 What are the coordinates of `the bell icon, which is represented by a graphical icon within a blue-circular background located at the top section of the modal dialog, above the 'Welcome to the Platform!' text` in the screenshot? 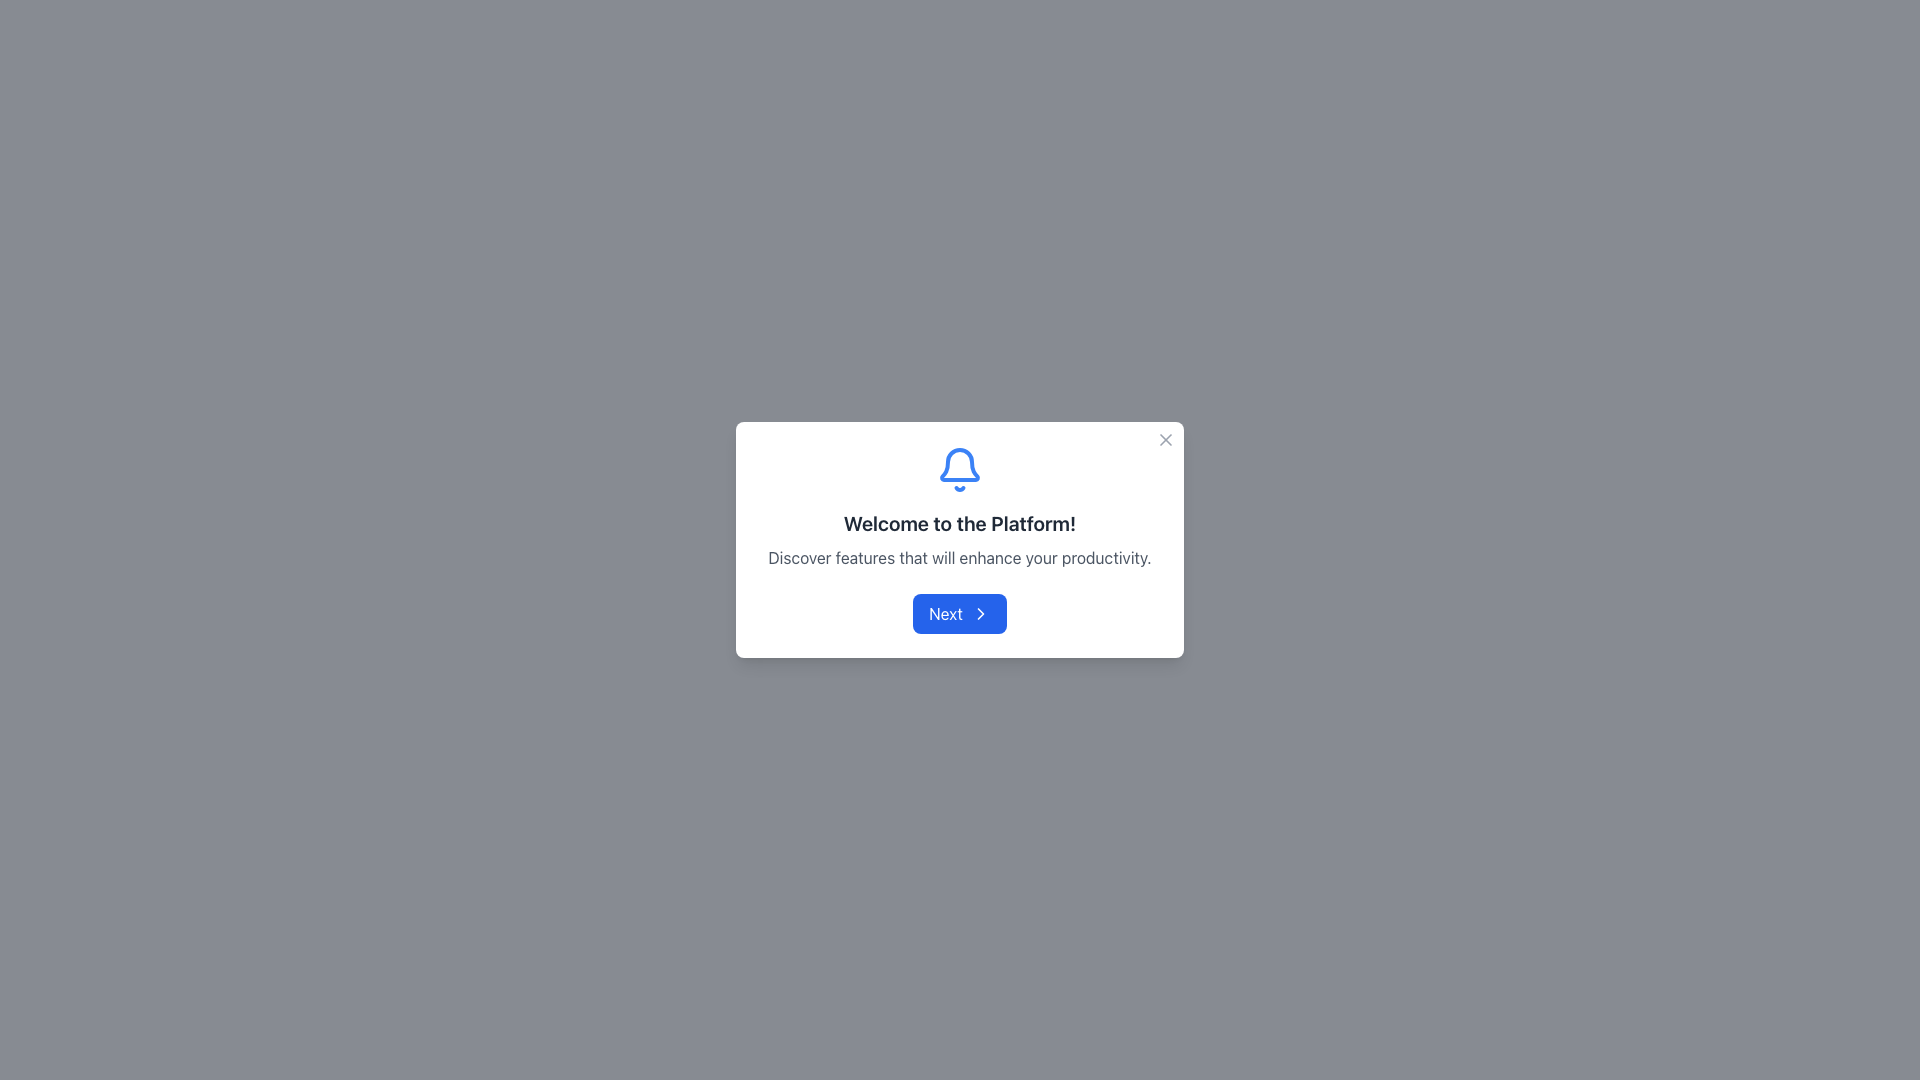 It's located at (960, 465).